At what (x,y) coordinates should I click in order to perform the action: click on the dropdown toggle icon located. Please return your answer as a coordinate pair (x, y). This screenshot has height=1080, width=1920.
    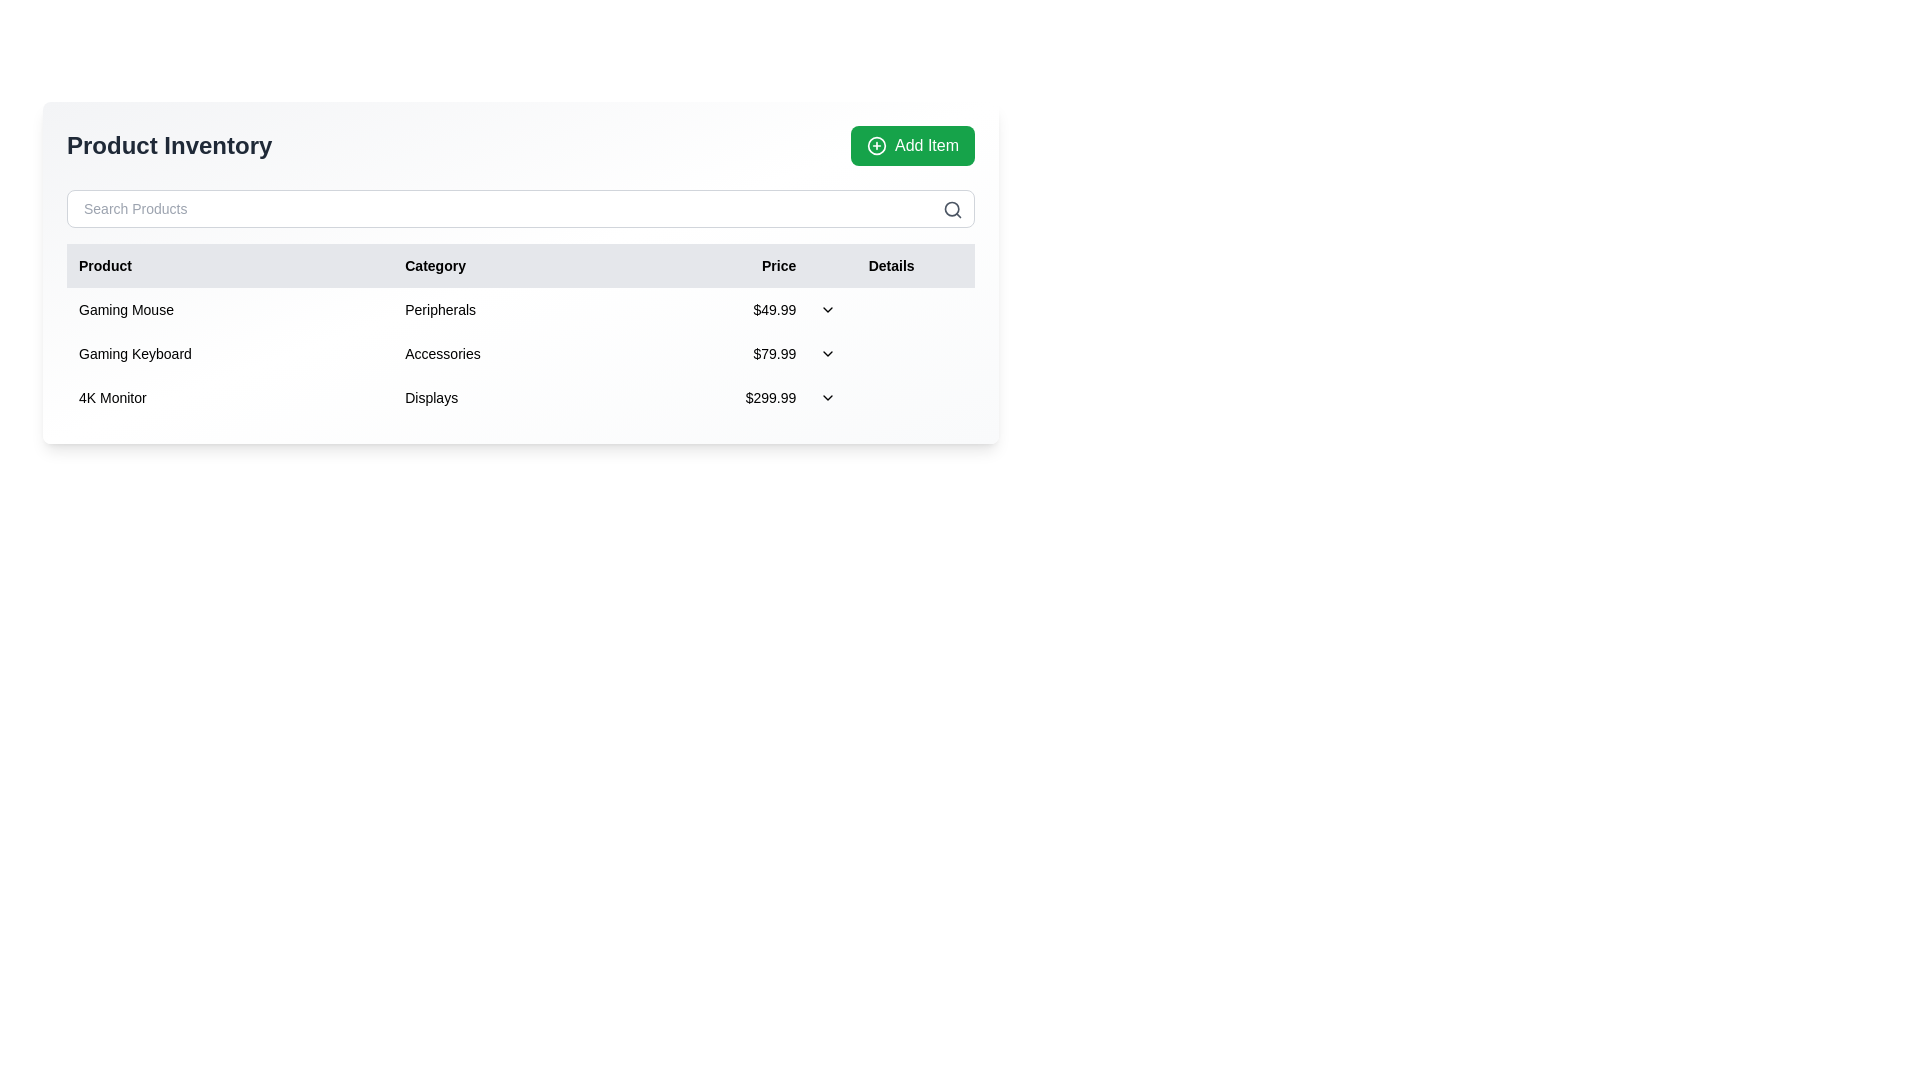
    Looking at the image, I should click on (828, 353).